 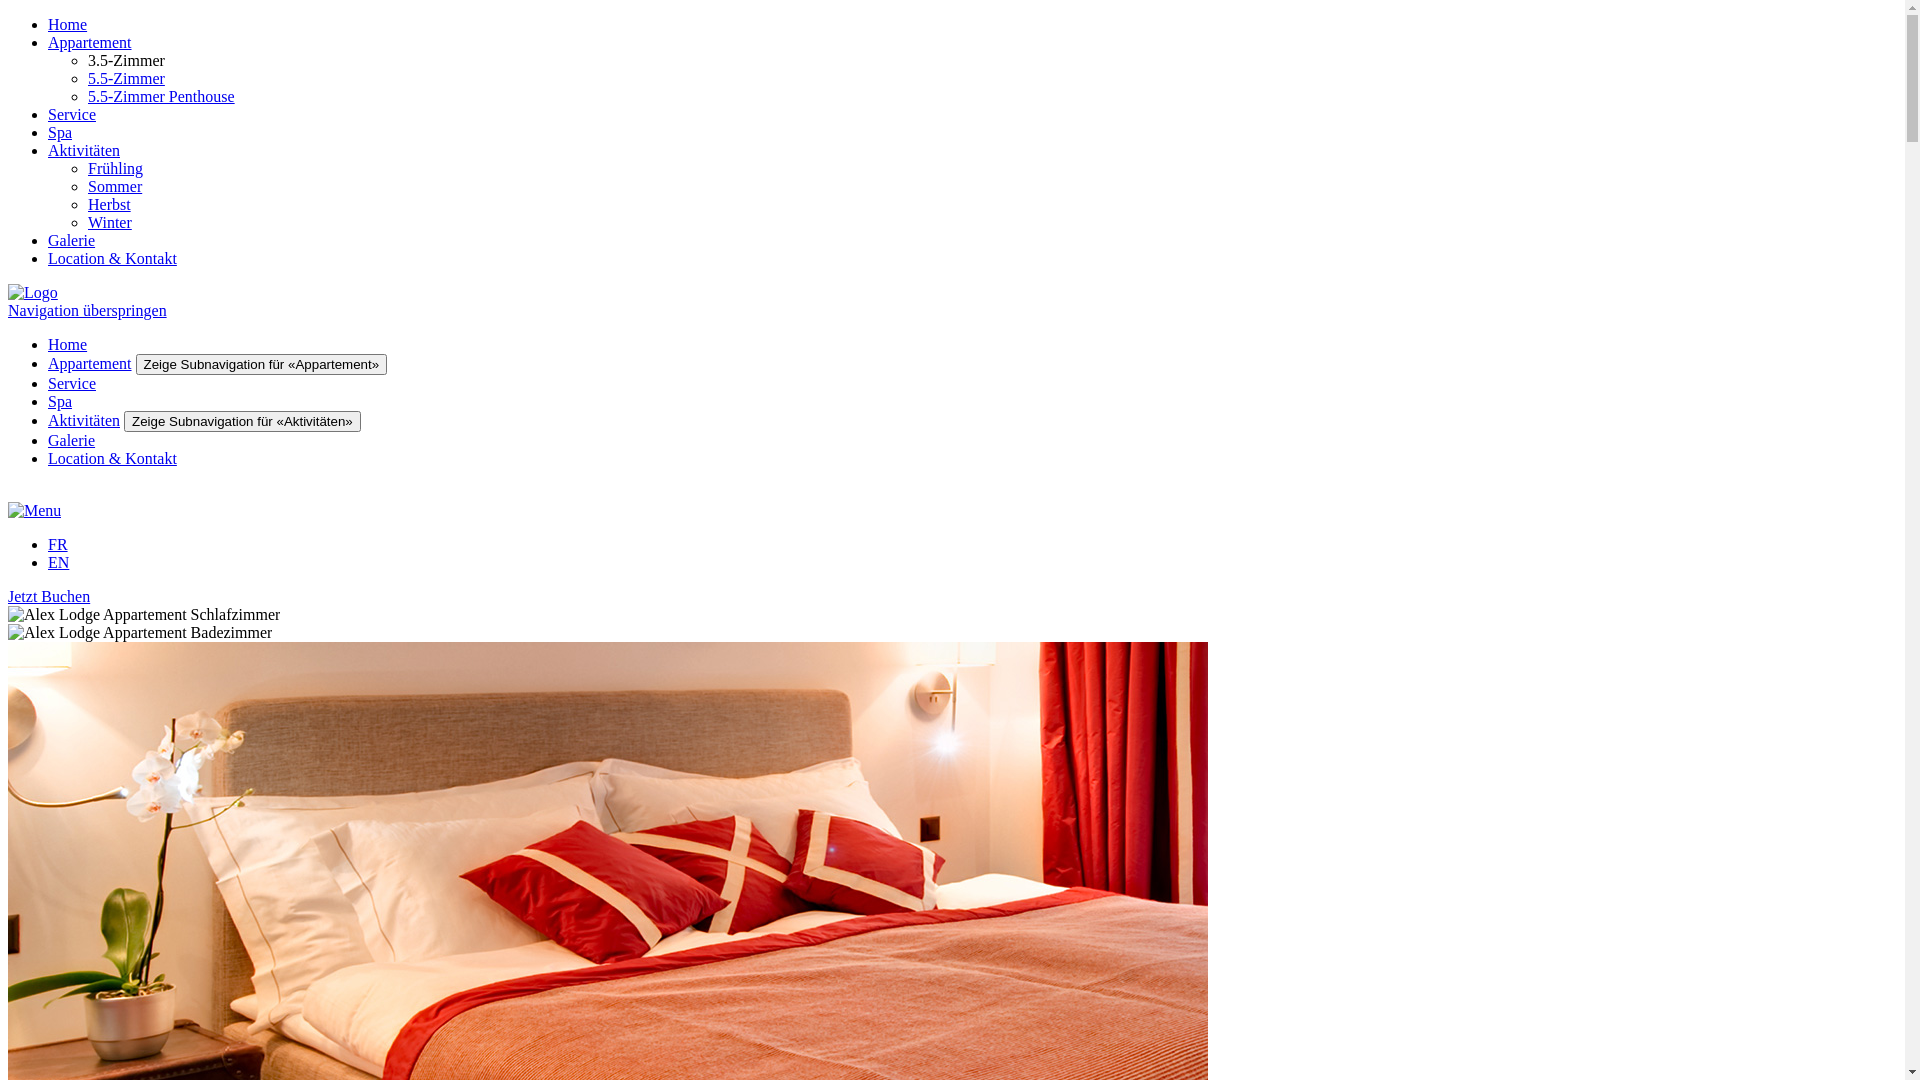 I want to click on 'Location & Kontakt', so click(x=111, y=257).